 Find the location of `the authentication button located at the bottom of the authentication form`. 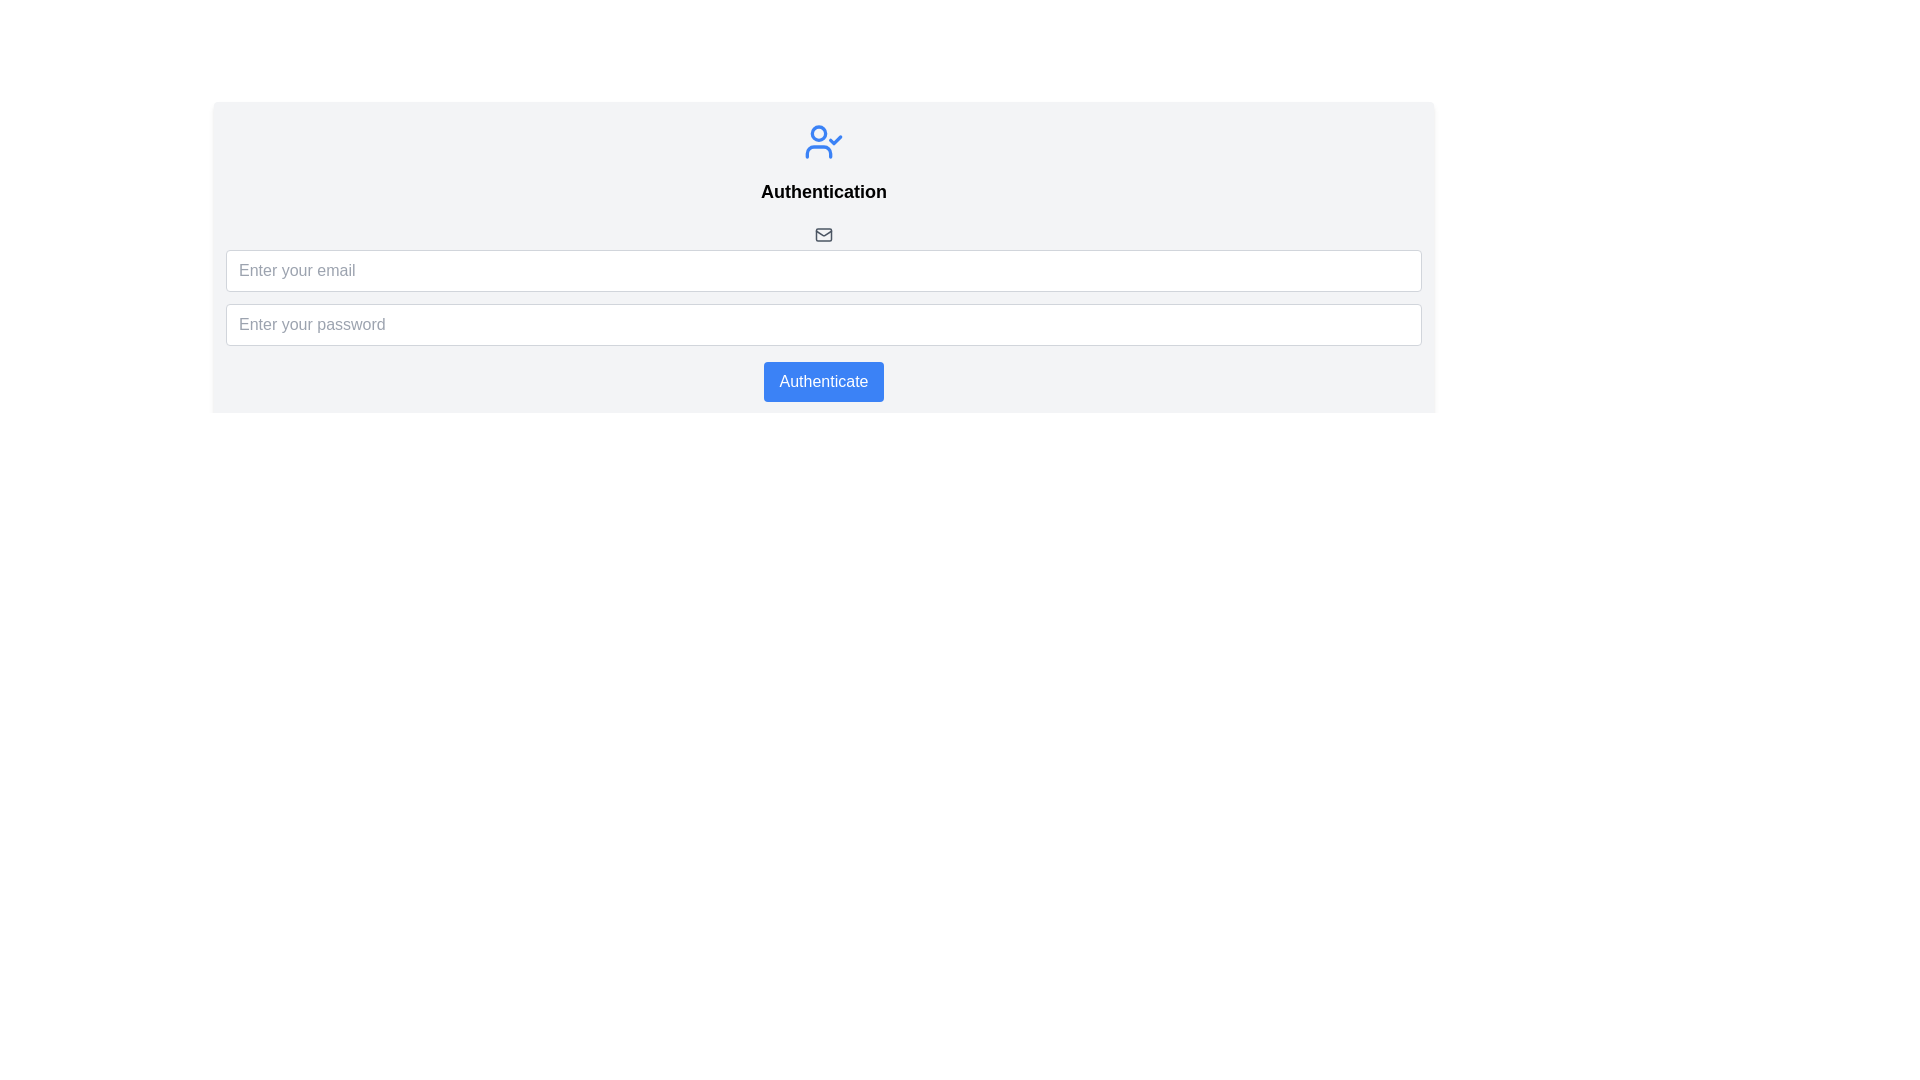

the authentication button located at the bottom of the authentication form is located at coordinates (824, 381).